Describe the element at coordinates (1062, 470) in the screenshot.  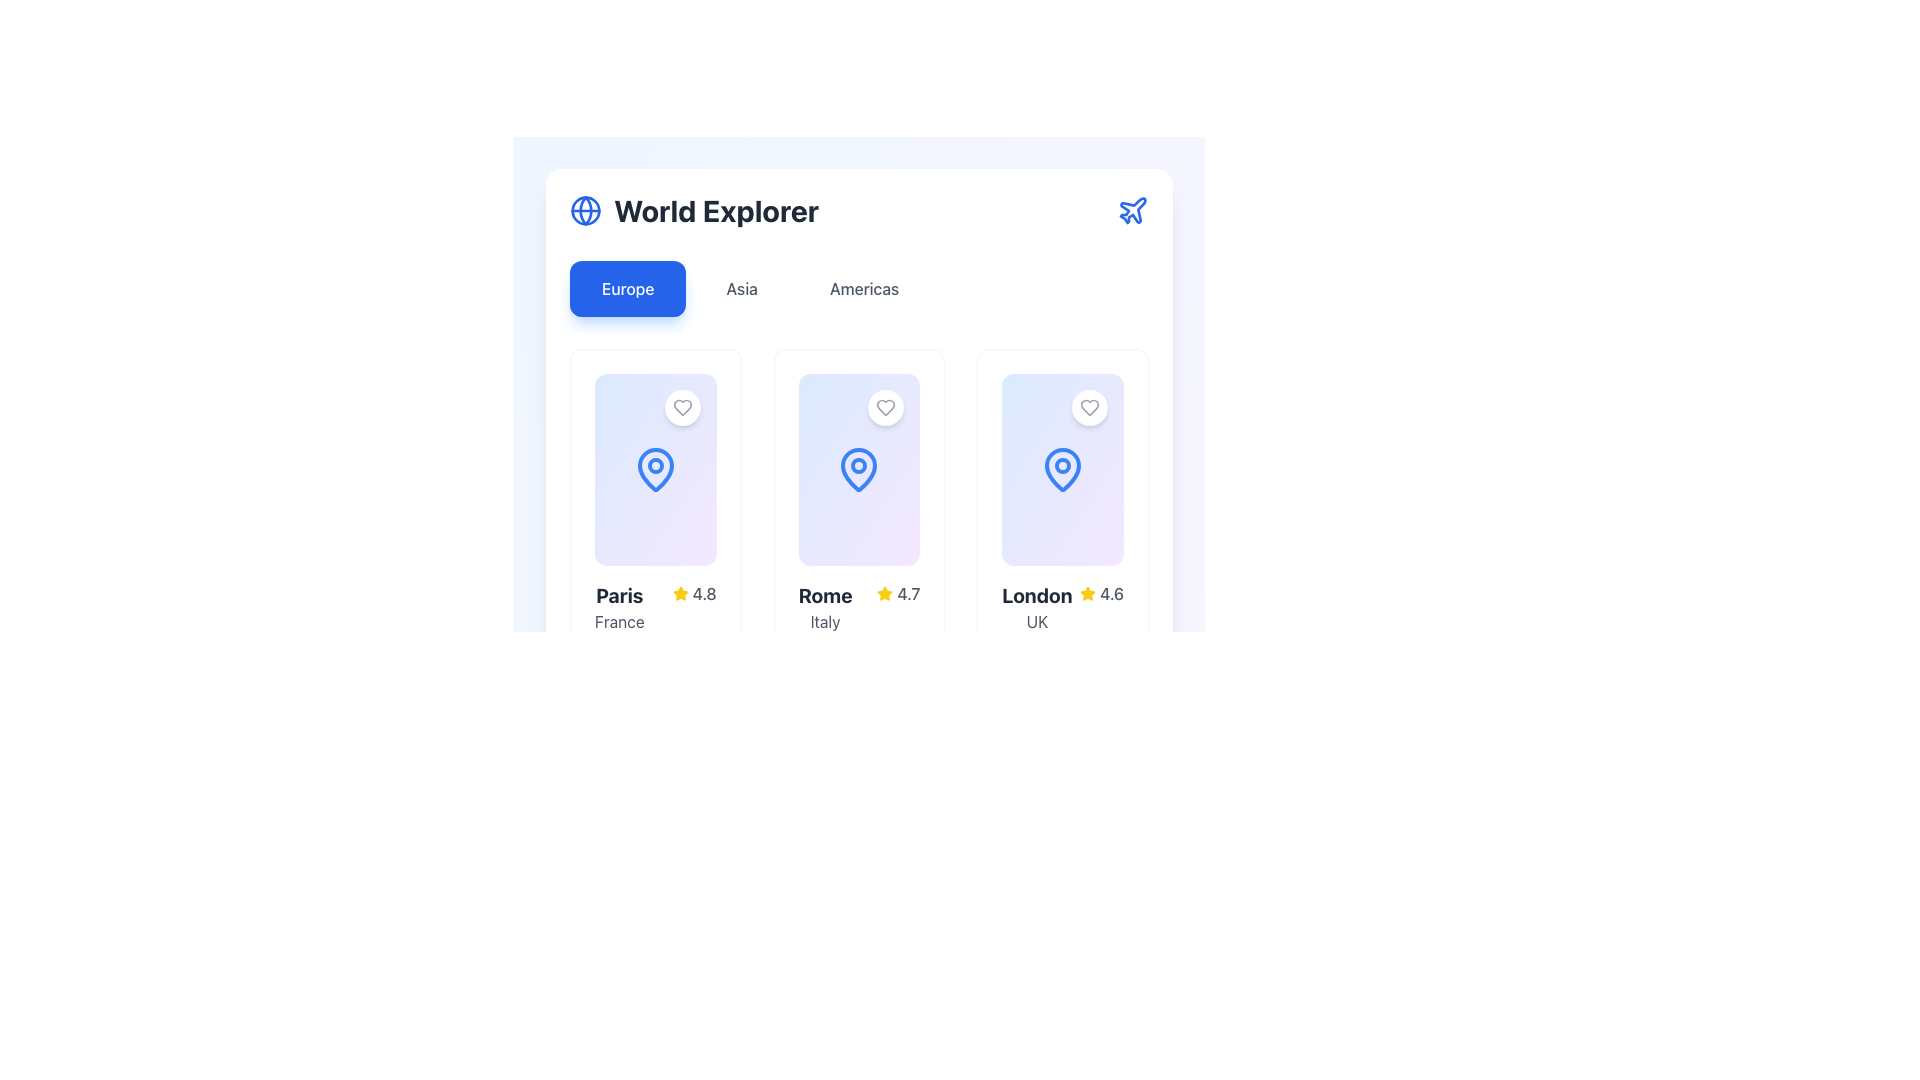
I see `the map pin icon representing 'London, UK' in the Europe section of the application` at that location.